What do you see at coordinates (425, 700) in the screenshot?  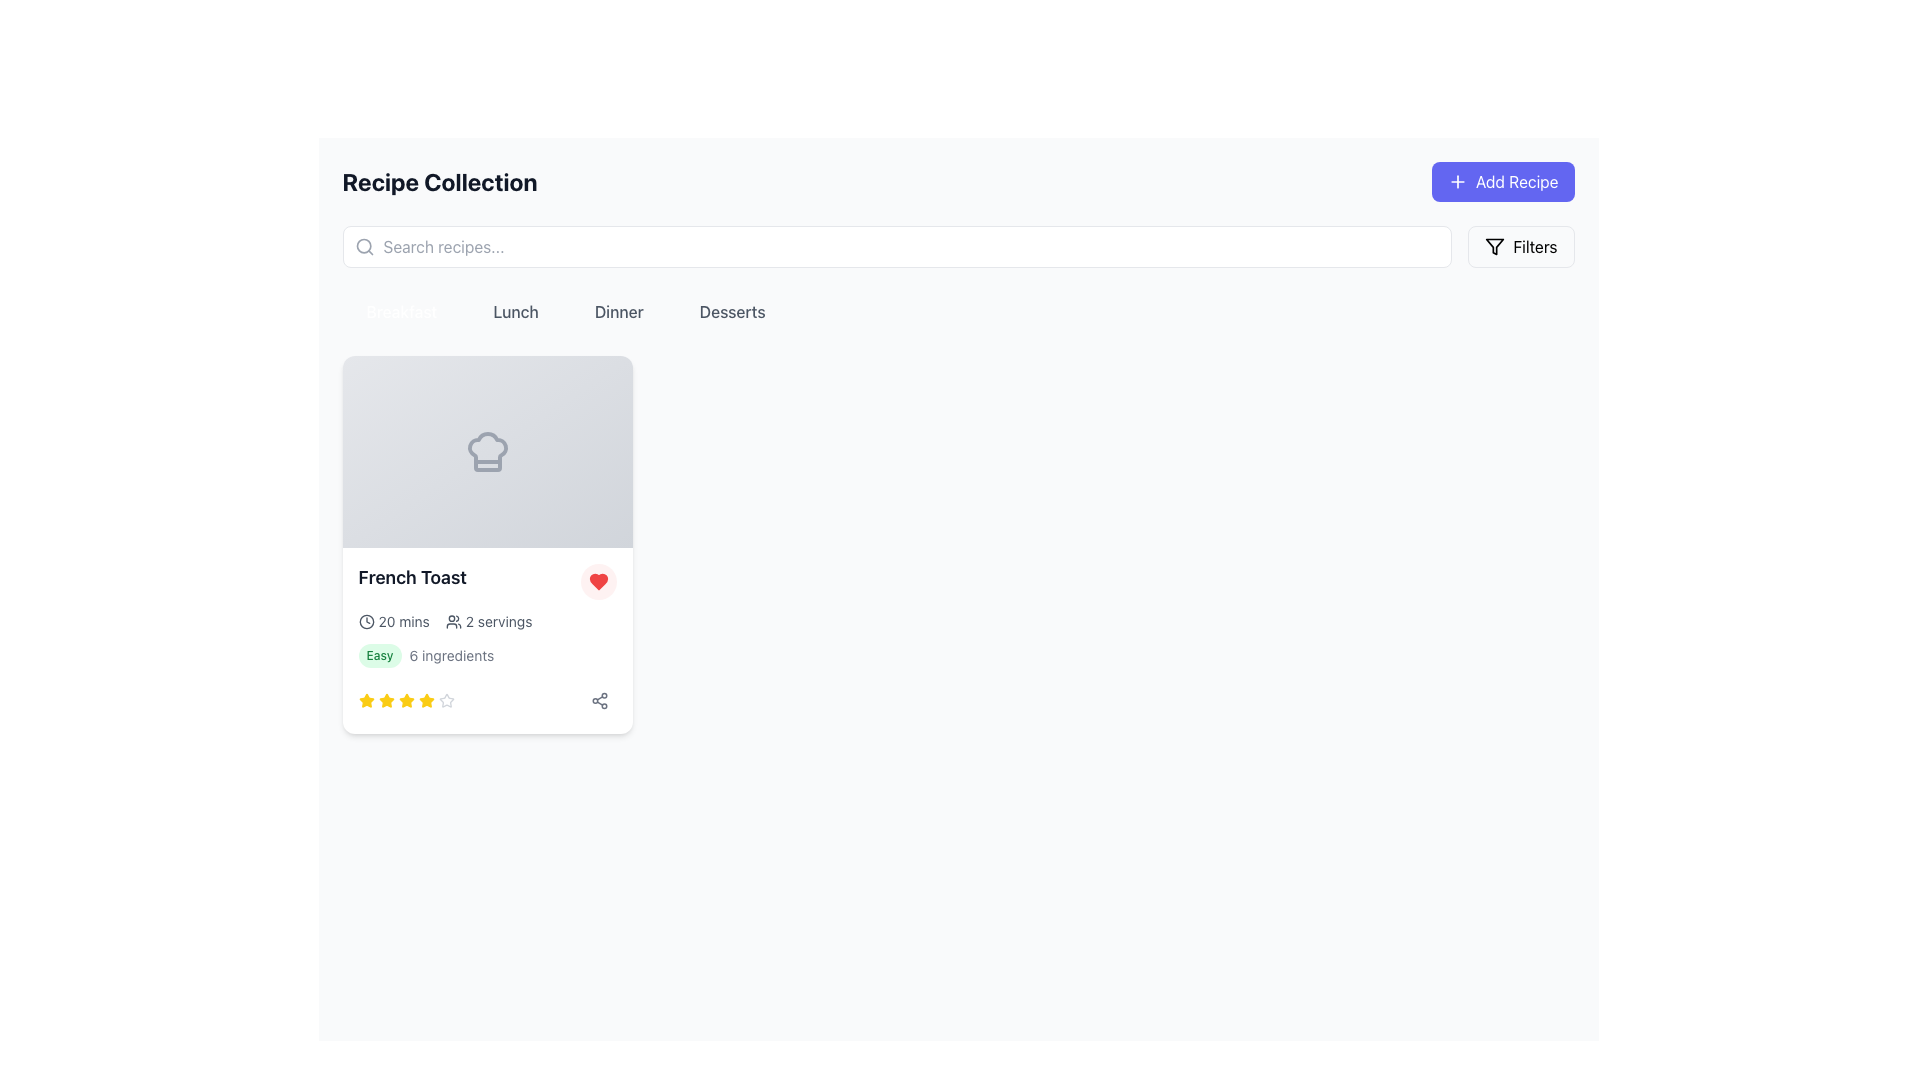 I see `the fifth yellow star icon in the rating component below the 'French Toast' card` at bounding box center [425, 700].